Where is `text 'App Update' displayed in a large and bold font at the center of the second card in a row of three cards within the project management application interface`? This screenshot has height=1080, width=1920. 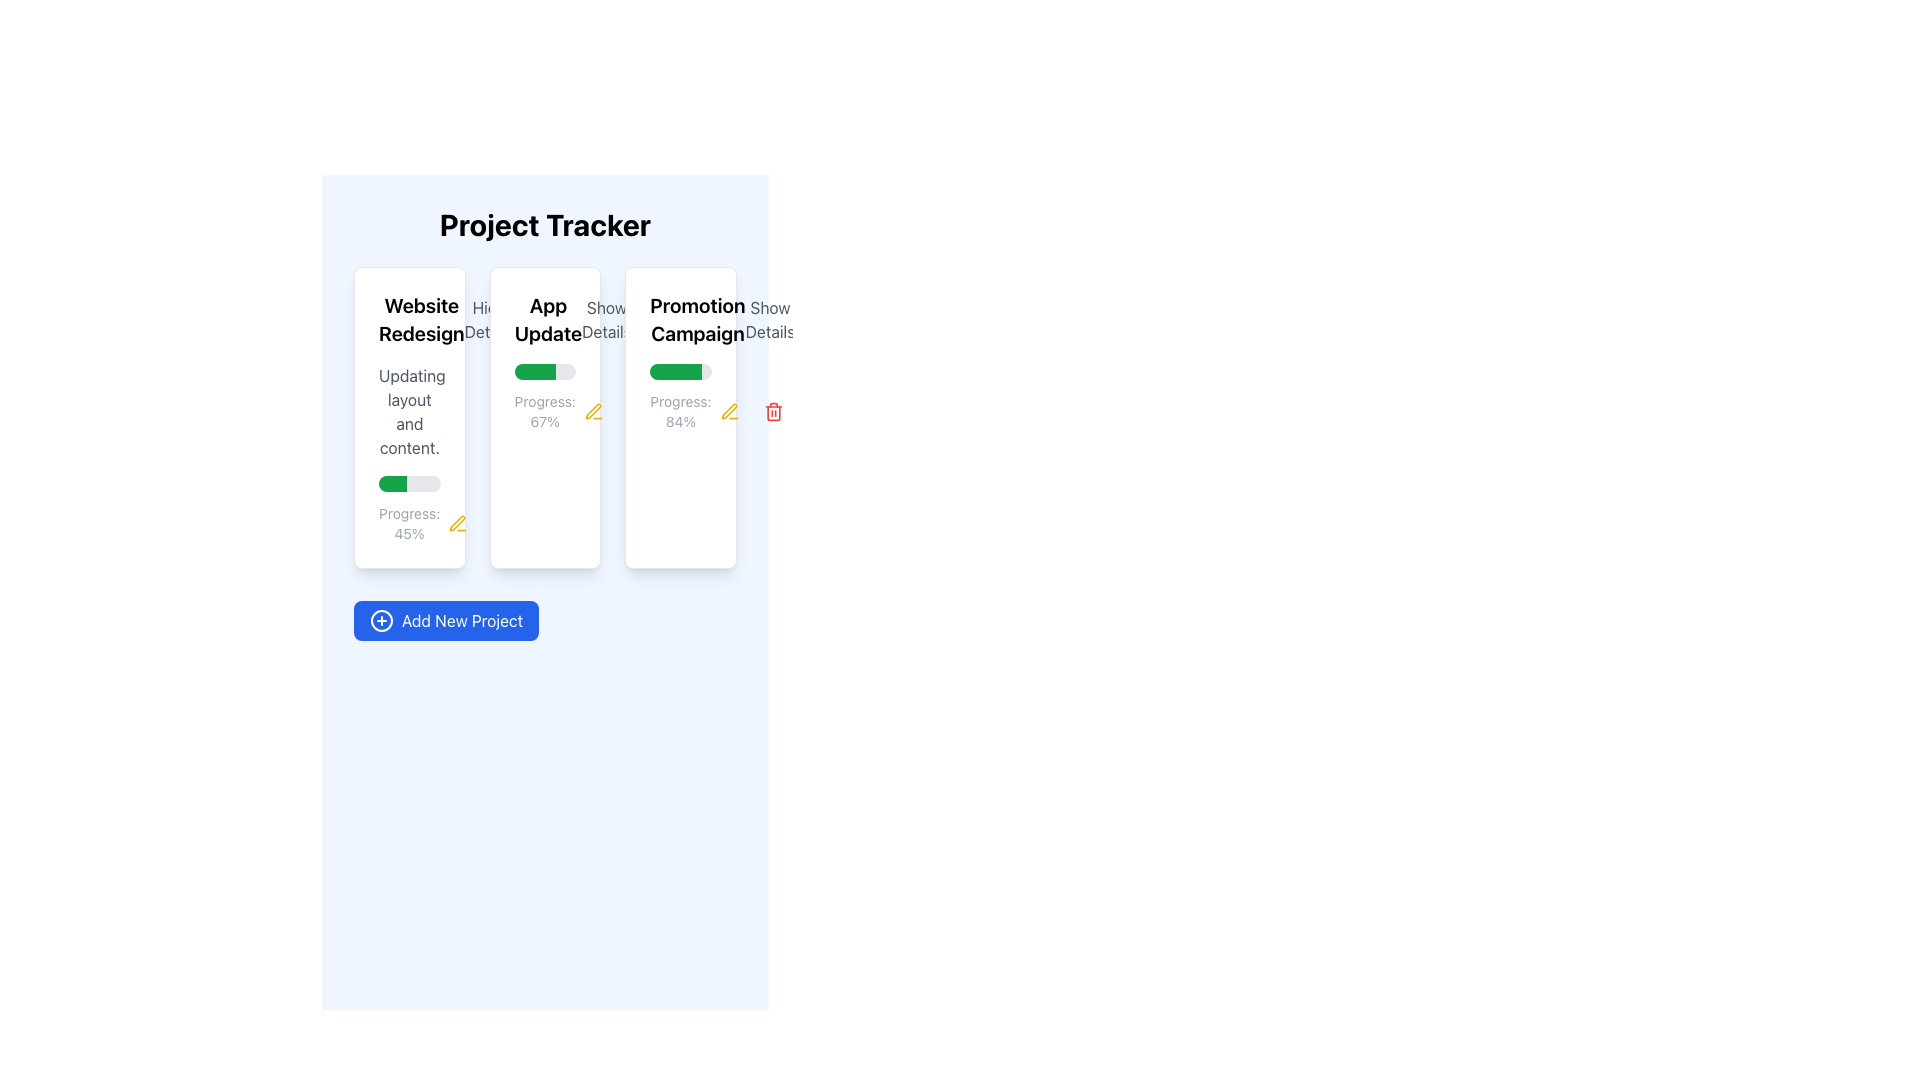 text 'App Update' displayed in a large and bold font at the center of the second card in a row of three cards within the project management application interface is located at coordinates (548, 319).